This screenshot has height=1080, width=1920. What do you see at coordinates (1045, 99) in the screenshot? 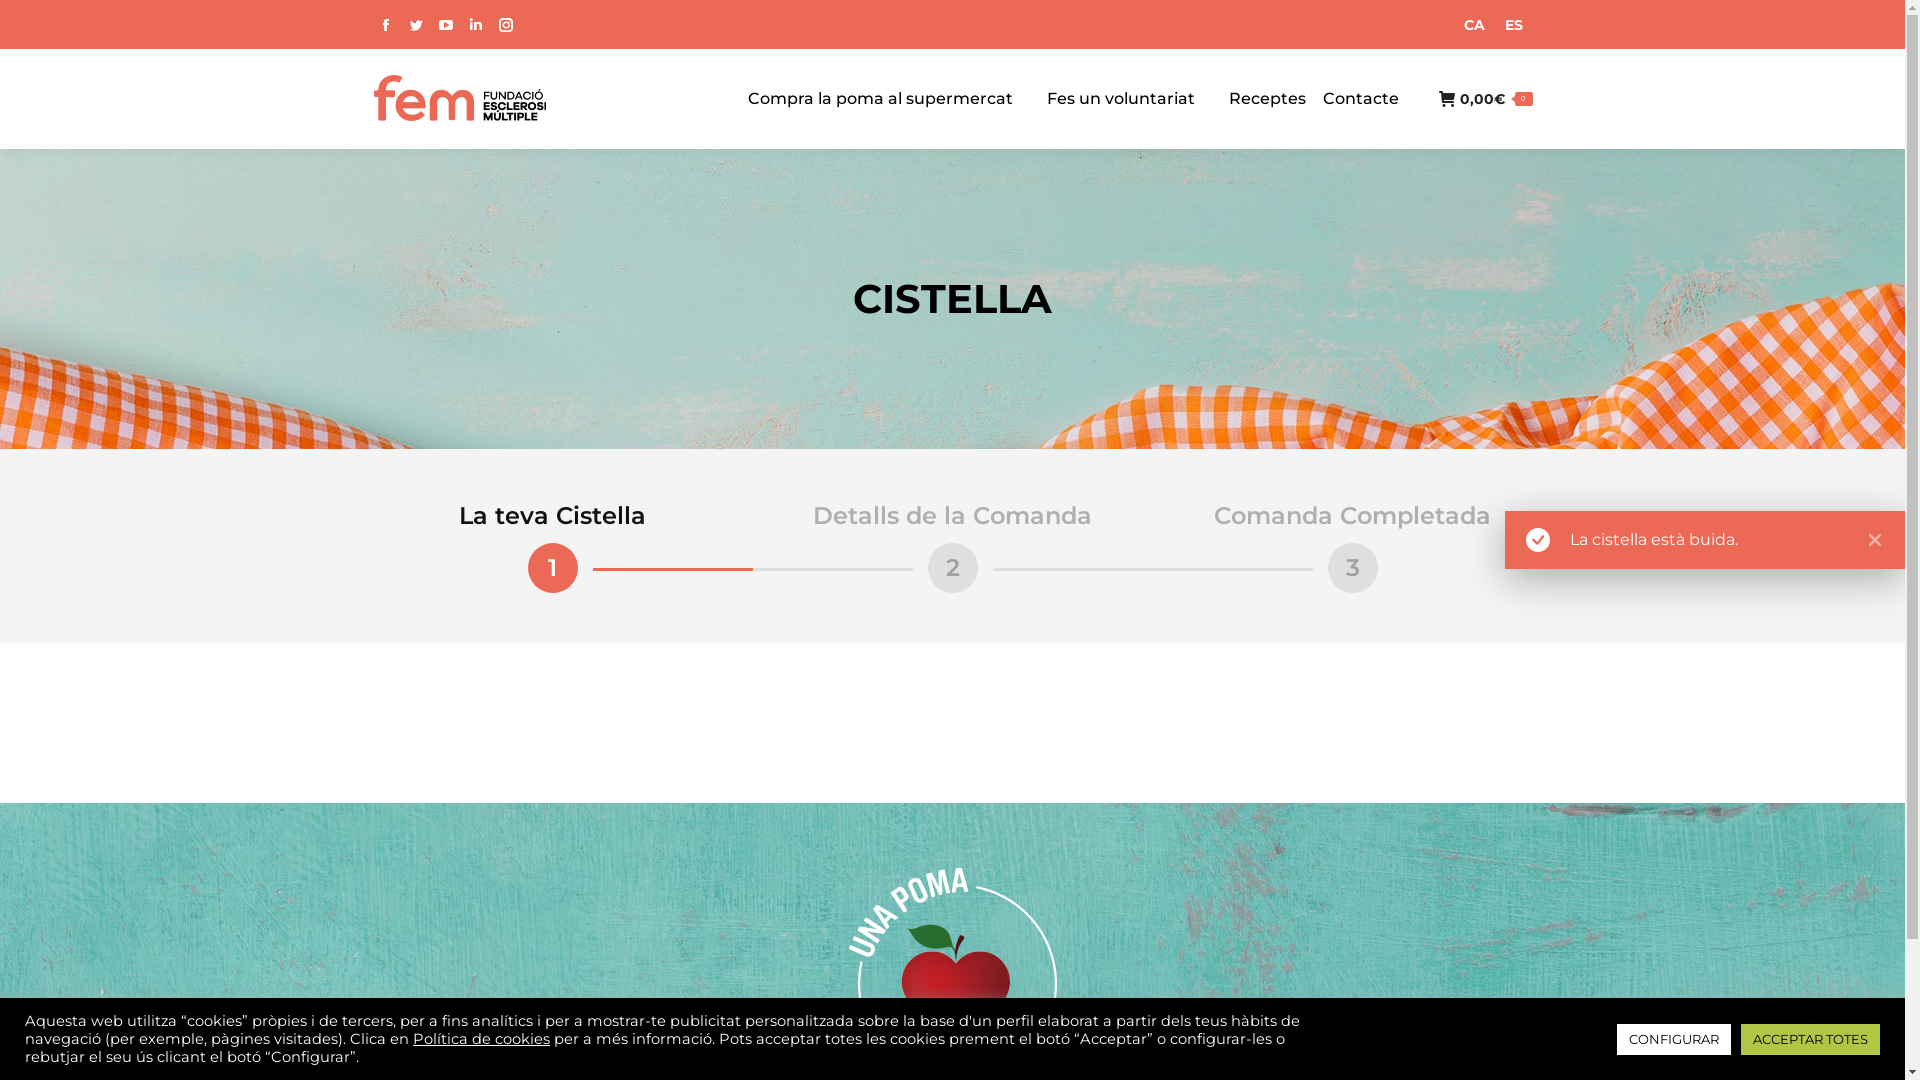
I see `'Fes un voluntariat'` at bounding box center [1045, 99].